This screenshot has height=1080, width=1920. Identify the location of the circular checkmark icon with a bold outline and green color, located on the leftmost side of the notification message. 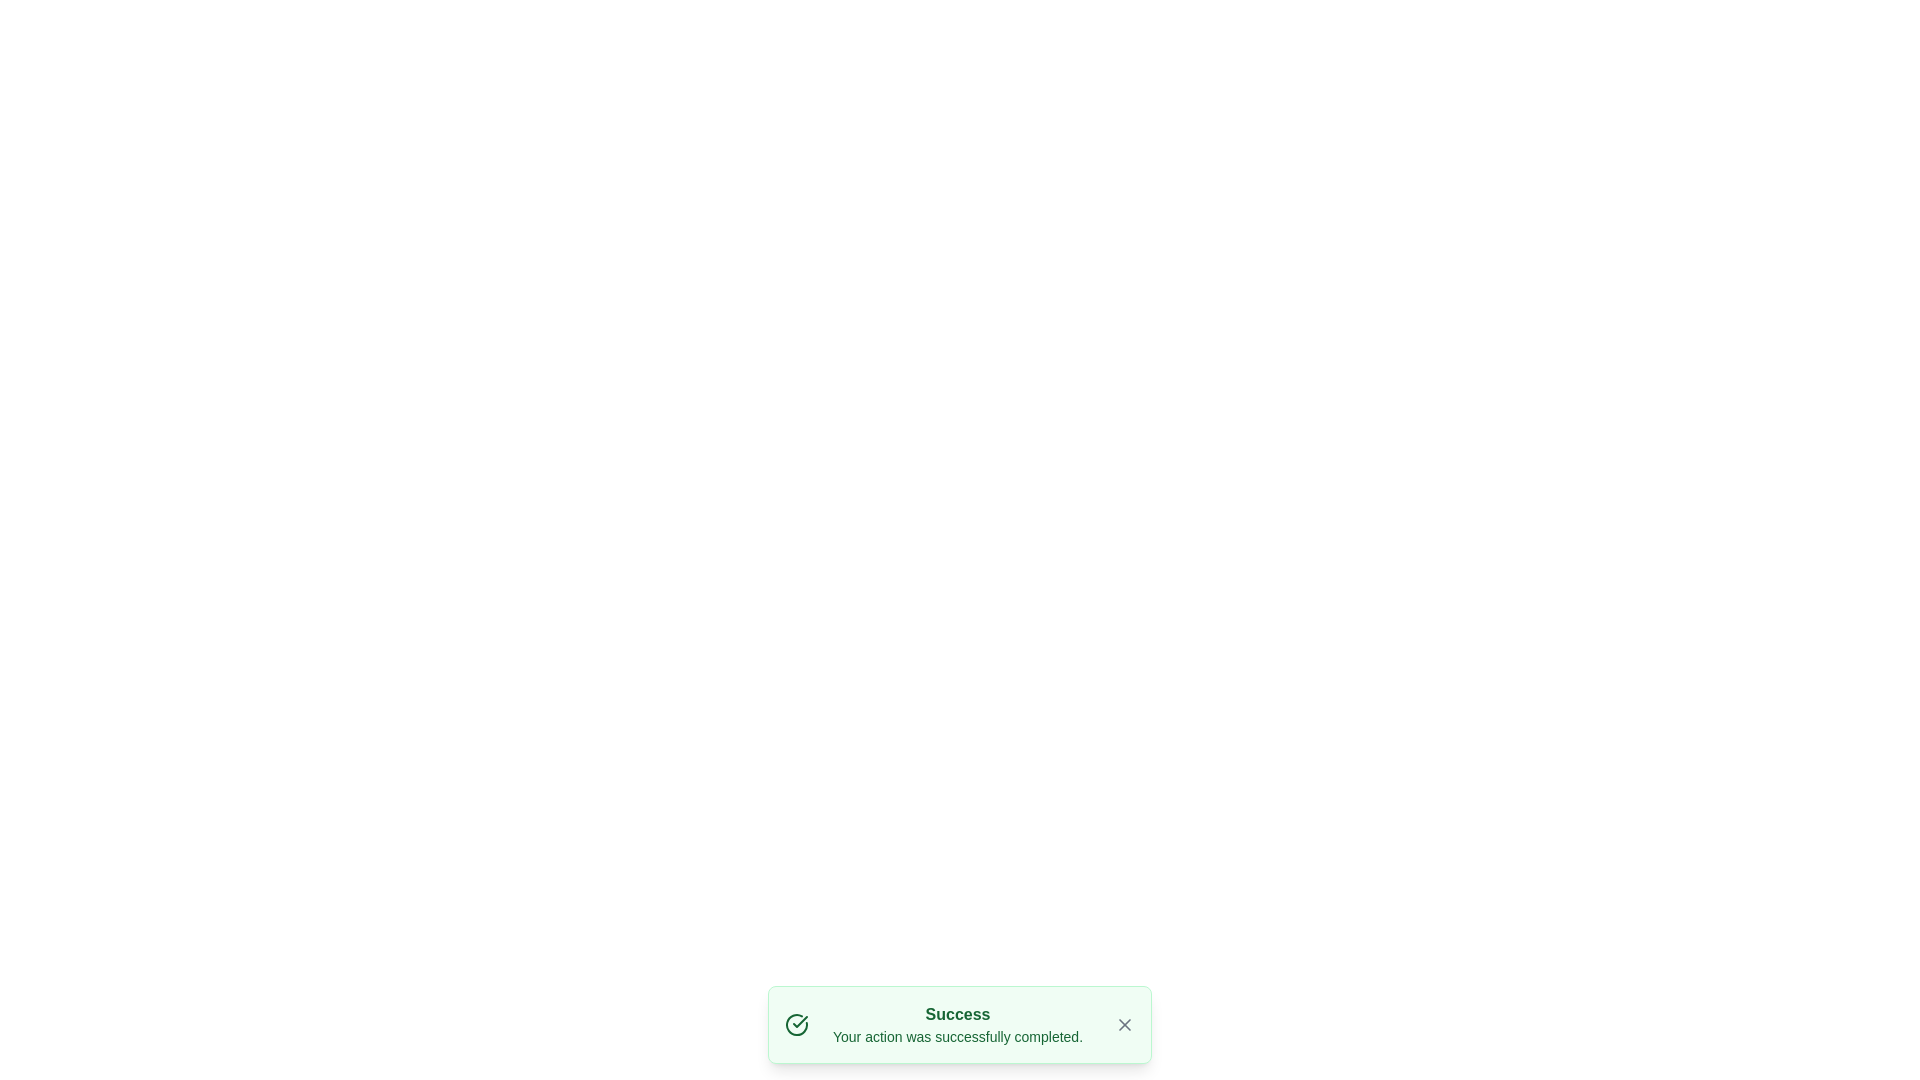
(795, 1025).